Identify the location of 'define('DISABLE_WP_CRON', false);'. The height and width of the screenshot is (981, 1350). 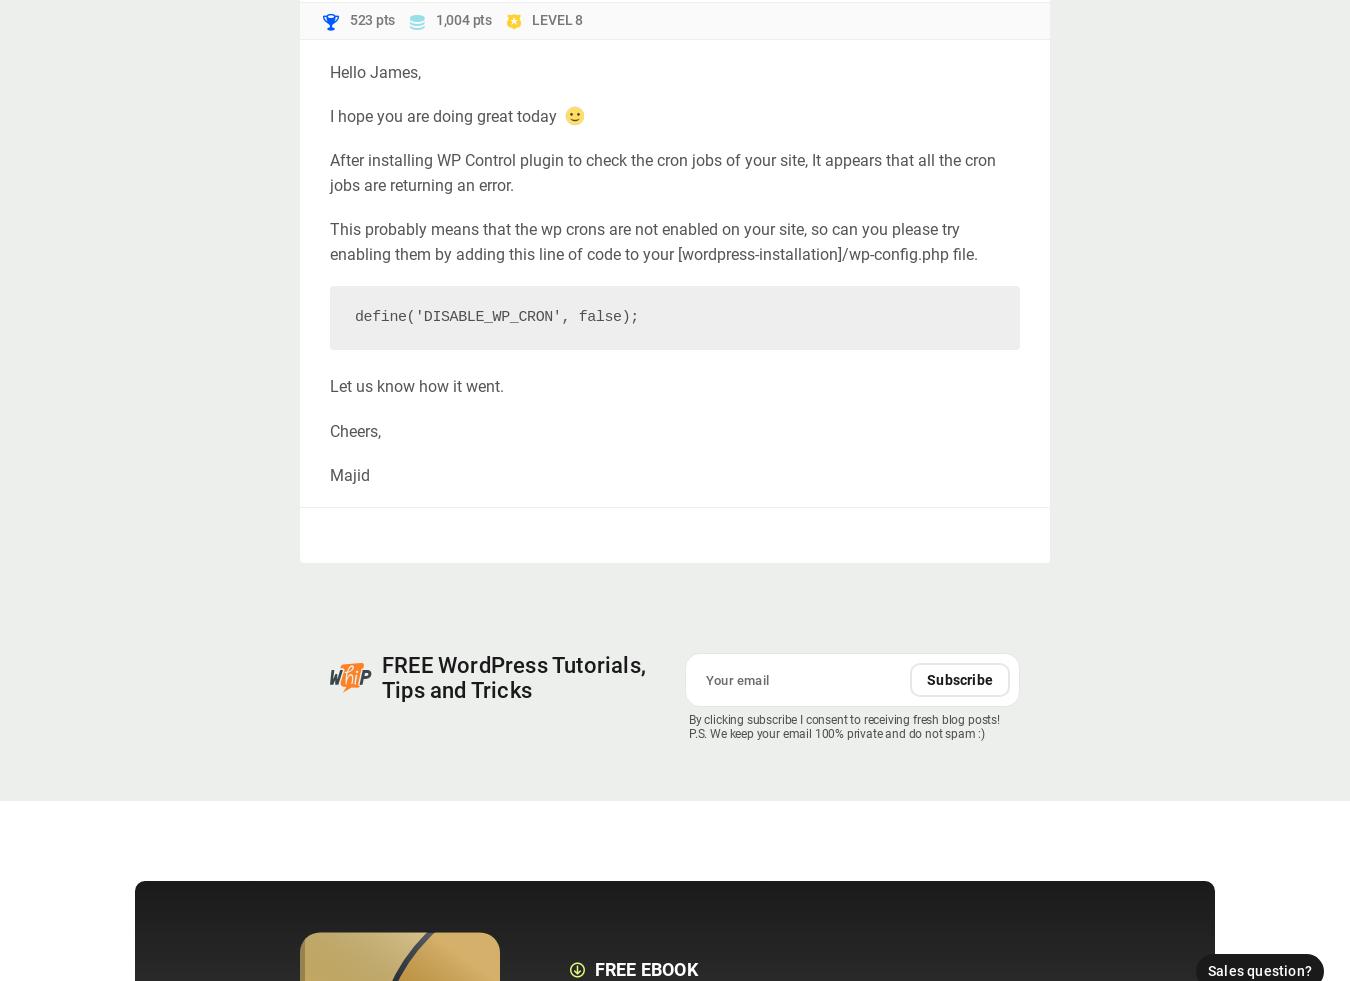
(495, 316).